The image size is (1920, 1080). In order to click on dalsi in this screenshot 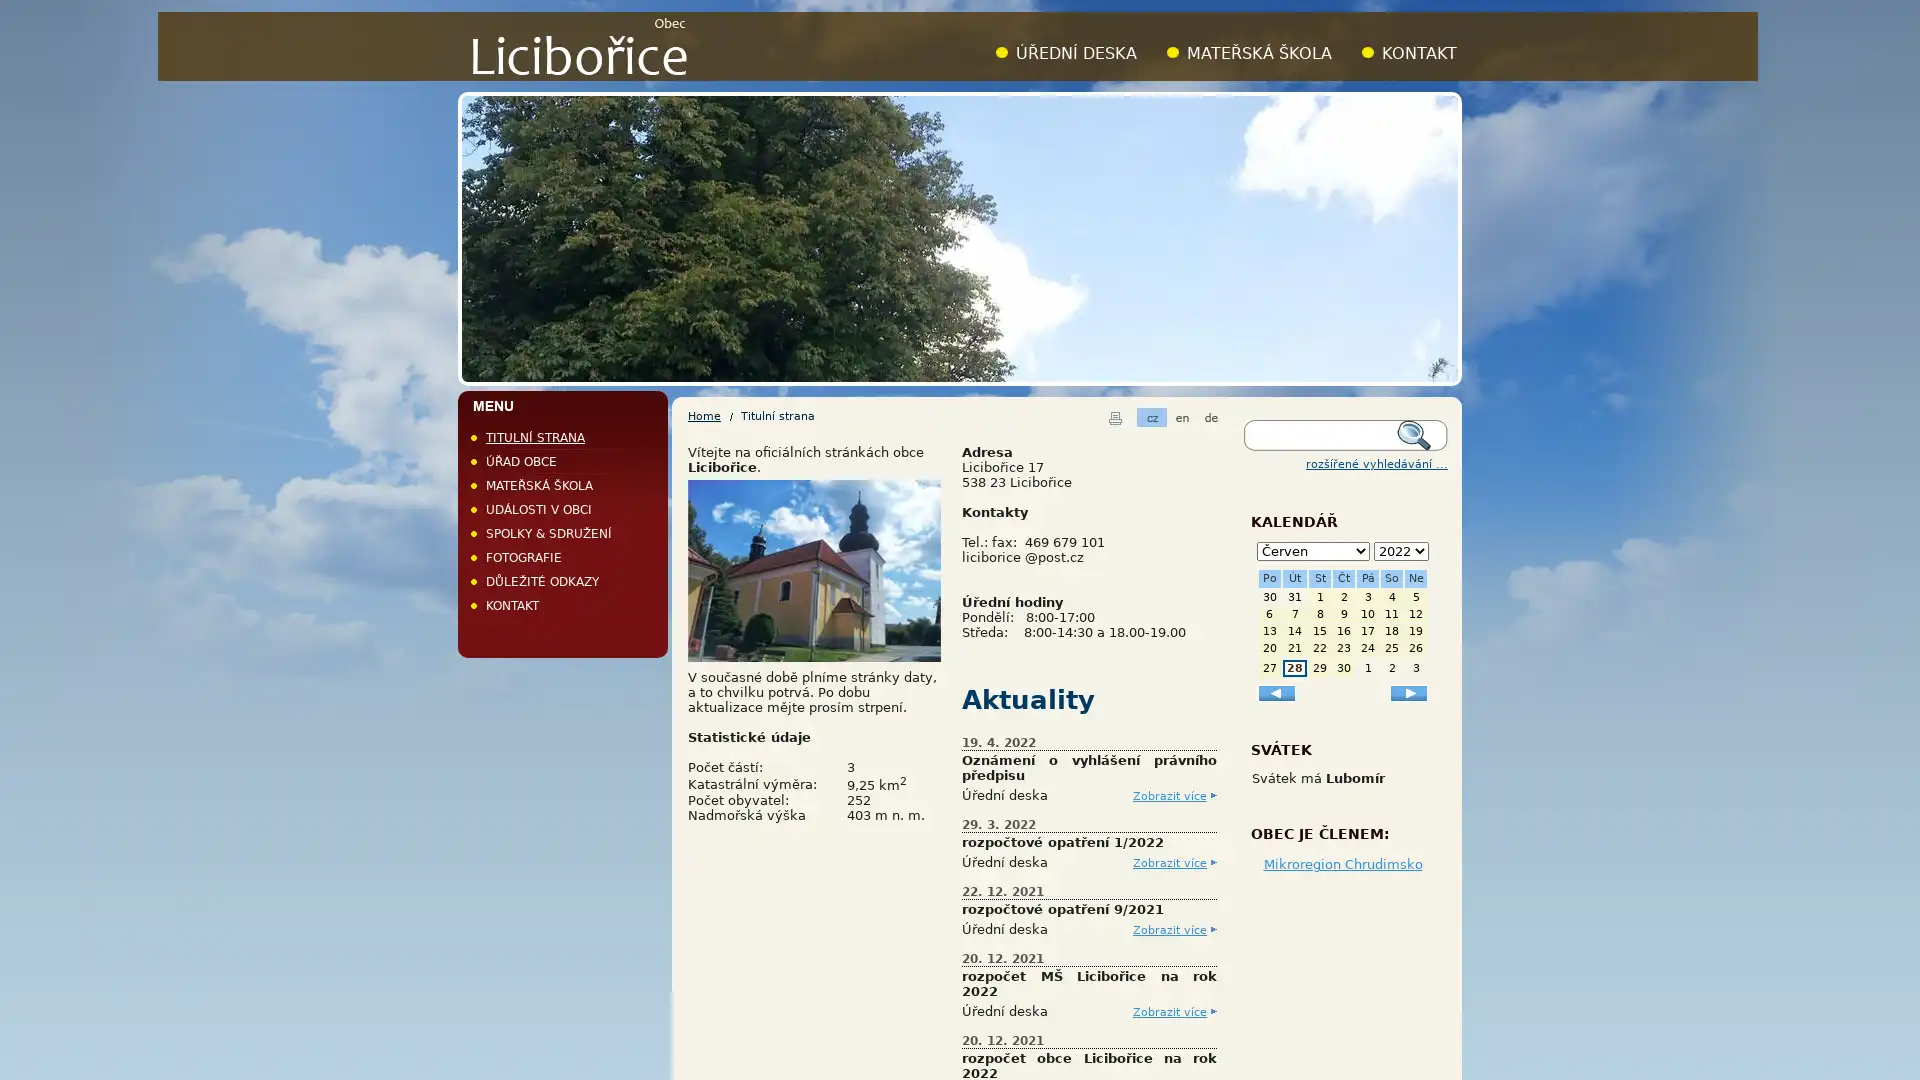, I will do `click(1408, 691)`.